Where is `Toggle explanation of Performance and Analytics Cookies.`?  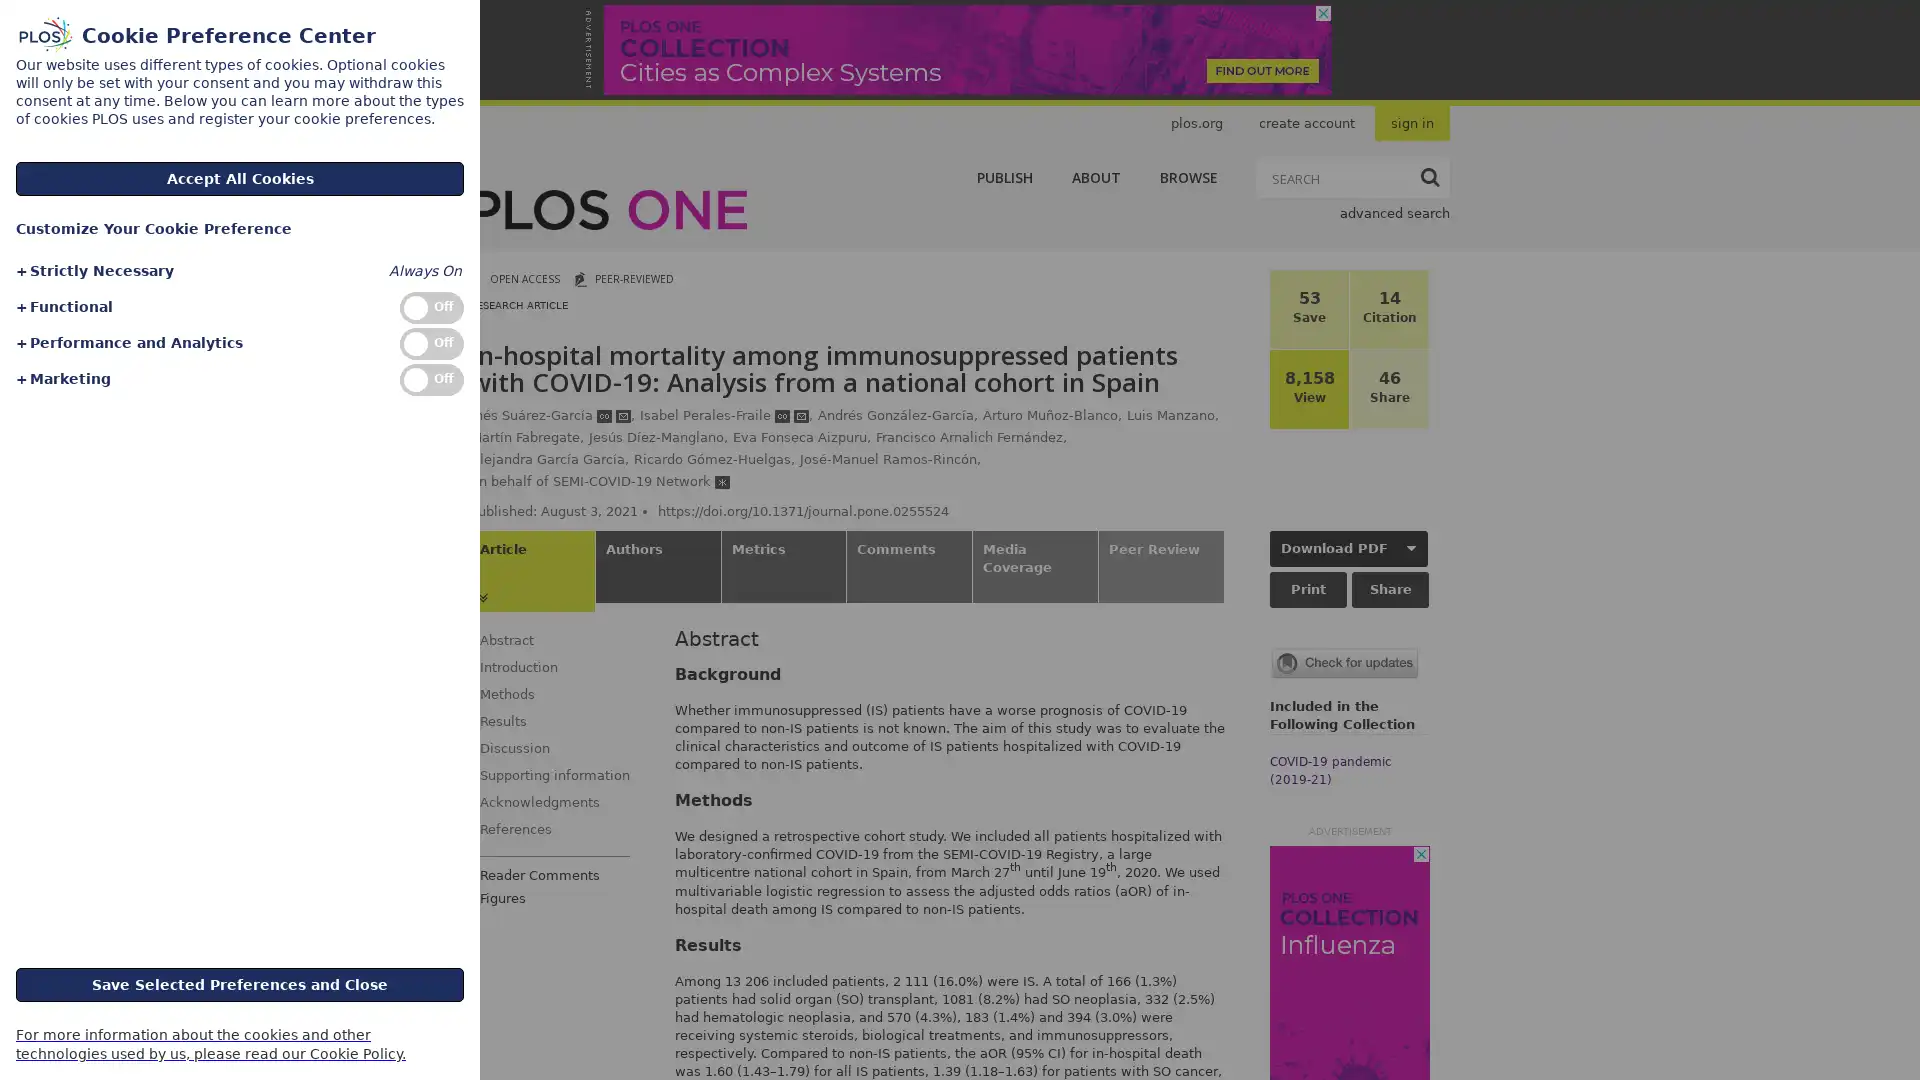
Toggle explanation of Performance and Analytics Cookies. is located at coordinates (127, 342).